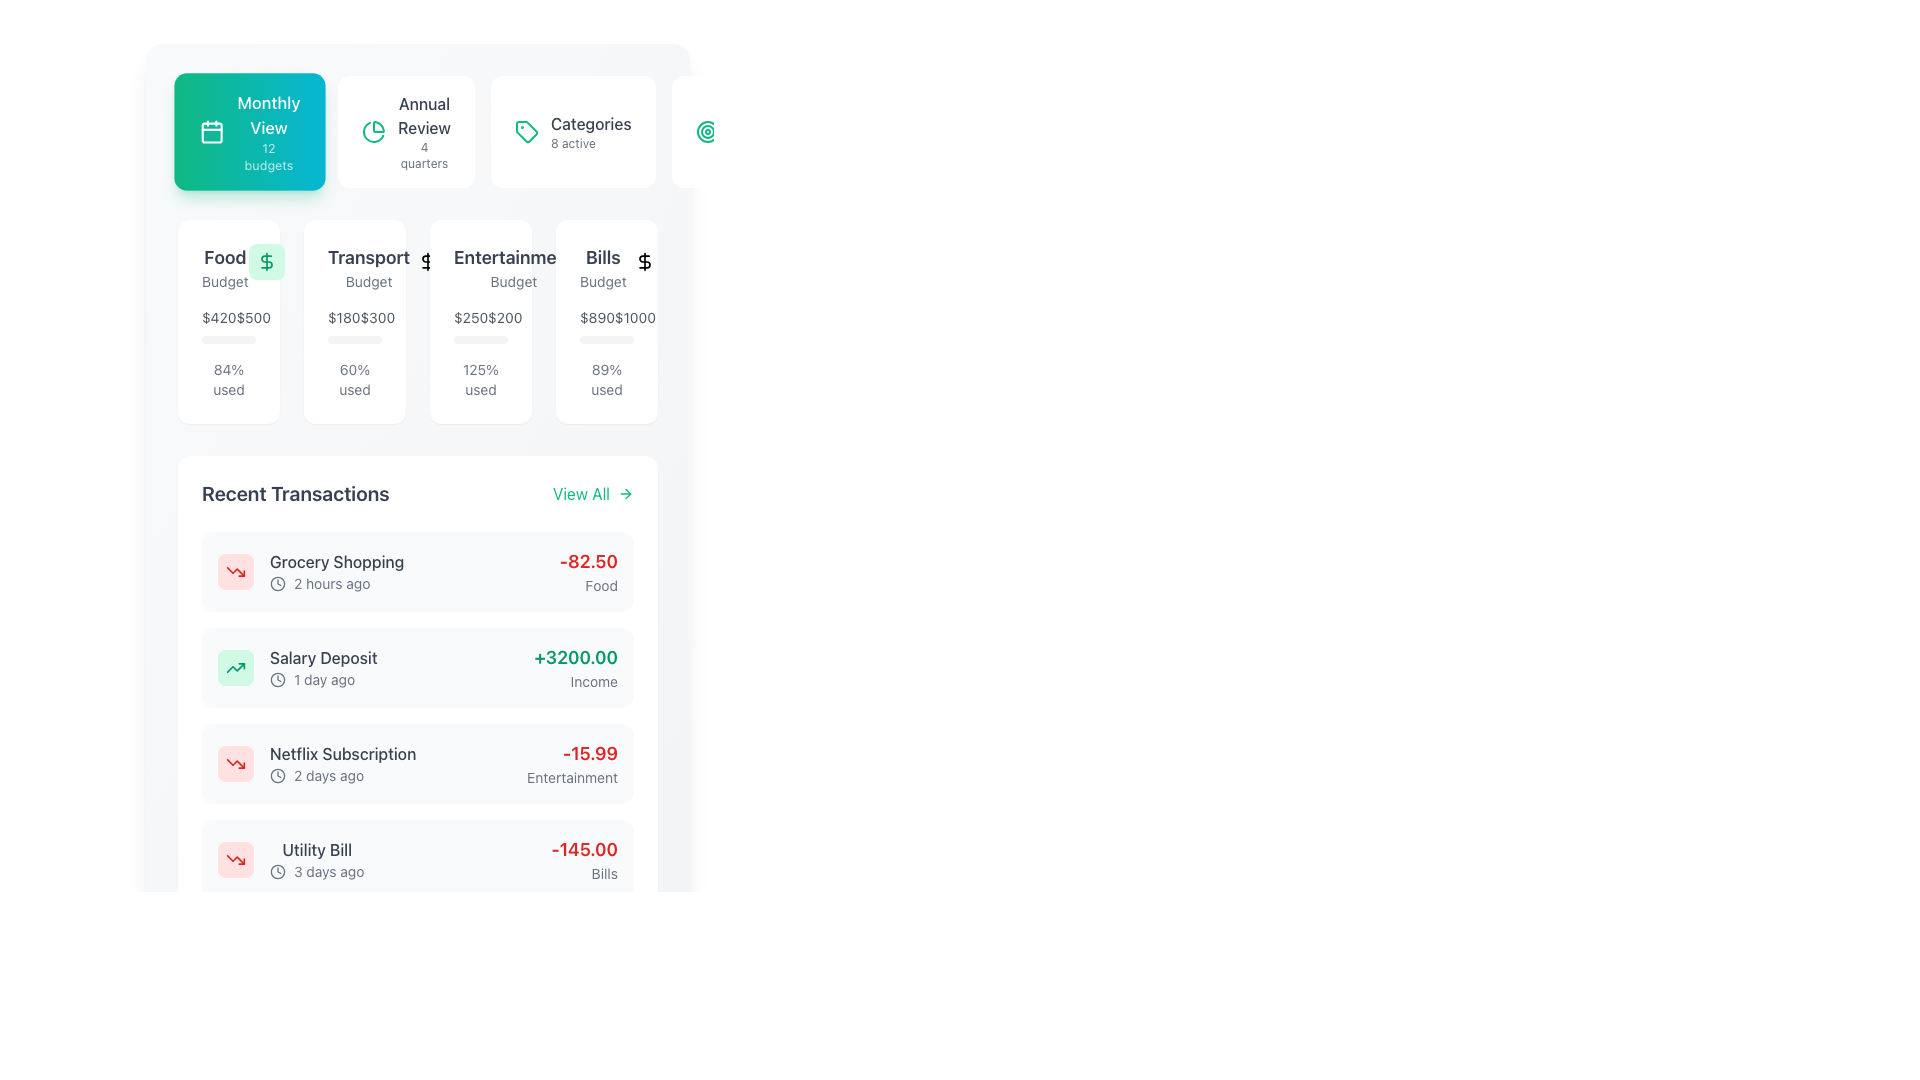 This screenshot has width=1920, height=1080. What do you see at coordinates (332, 583) in the screenshot?
I see `the text label displaying '2 hours ago' in the 'Recent Transactions' section, which is aligned next to a clock icon and below 'Grocery Shopping'` at bounding box center [332, 583].